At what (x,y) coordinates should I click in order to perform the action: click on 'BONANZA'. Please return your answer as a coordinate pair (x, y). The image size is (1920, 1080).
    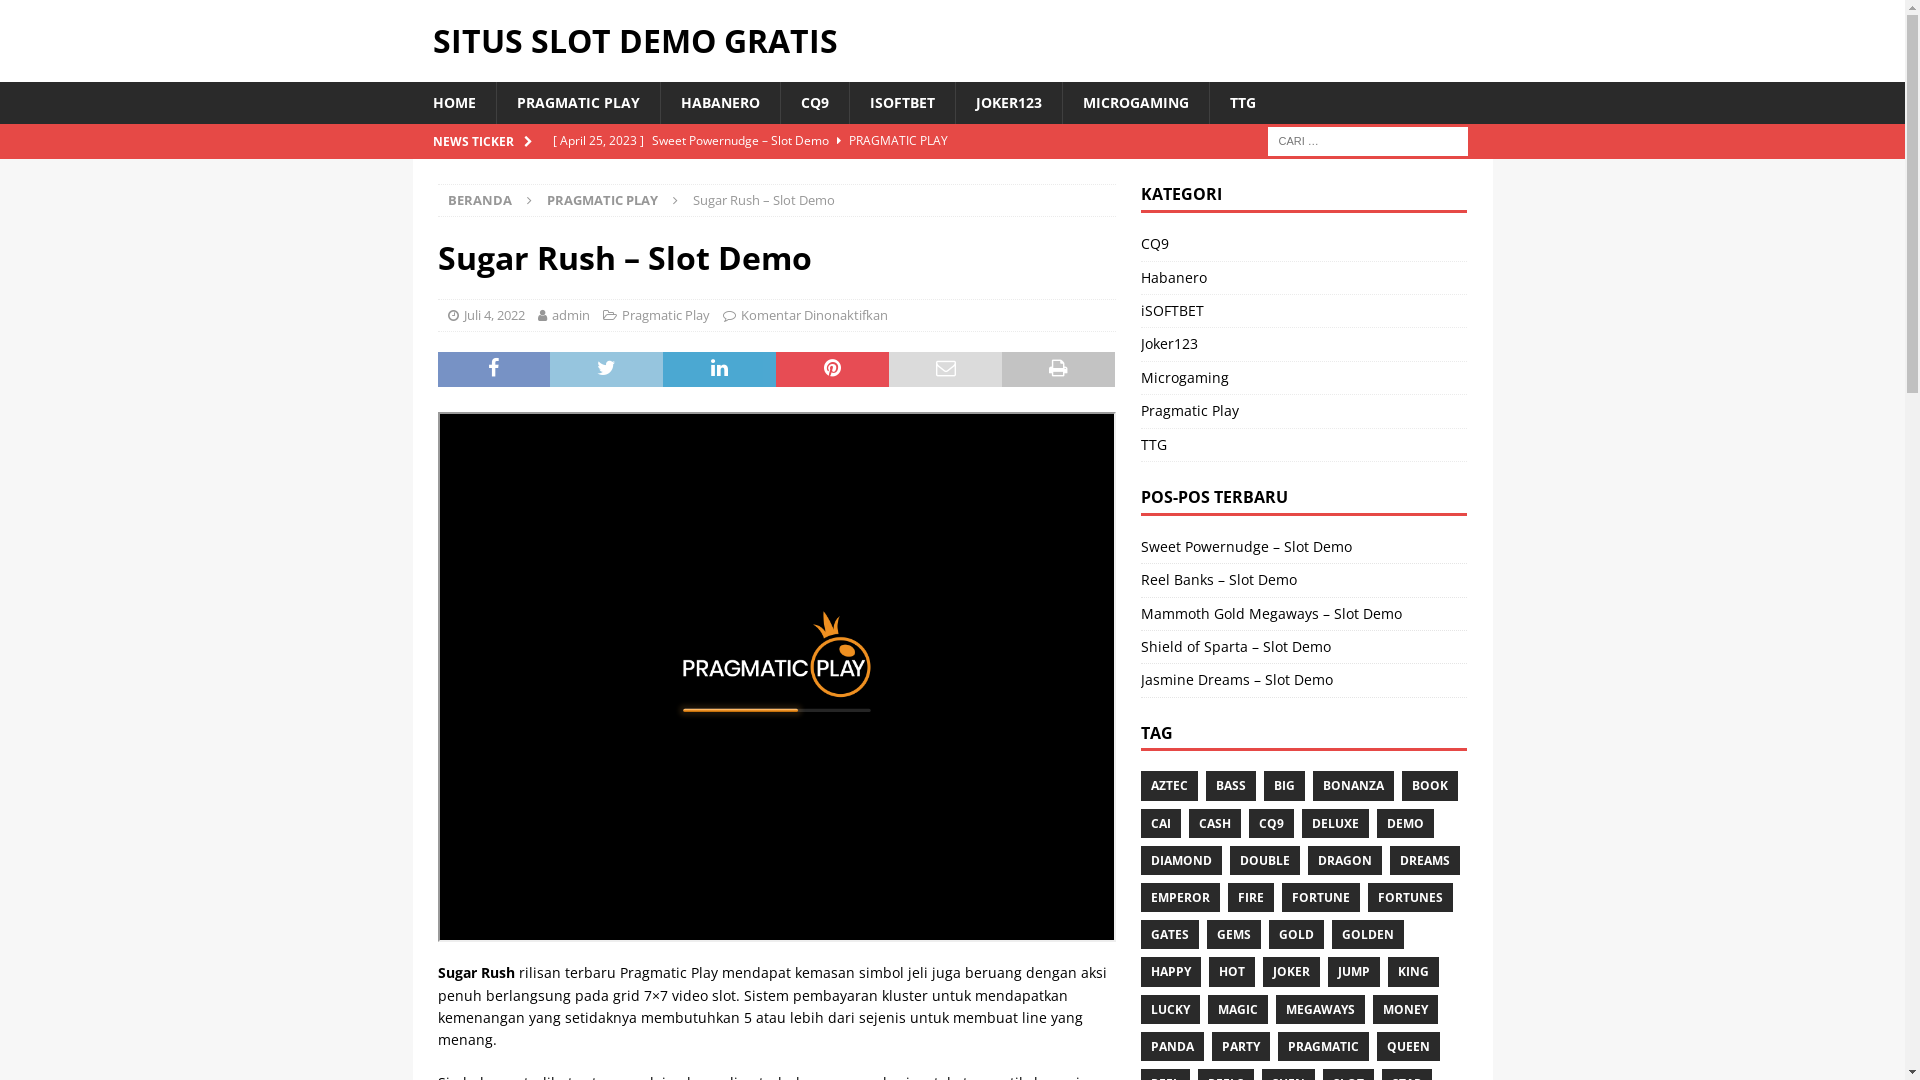
    Looking at the image, I should click on (1353, 784).